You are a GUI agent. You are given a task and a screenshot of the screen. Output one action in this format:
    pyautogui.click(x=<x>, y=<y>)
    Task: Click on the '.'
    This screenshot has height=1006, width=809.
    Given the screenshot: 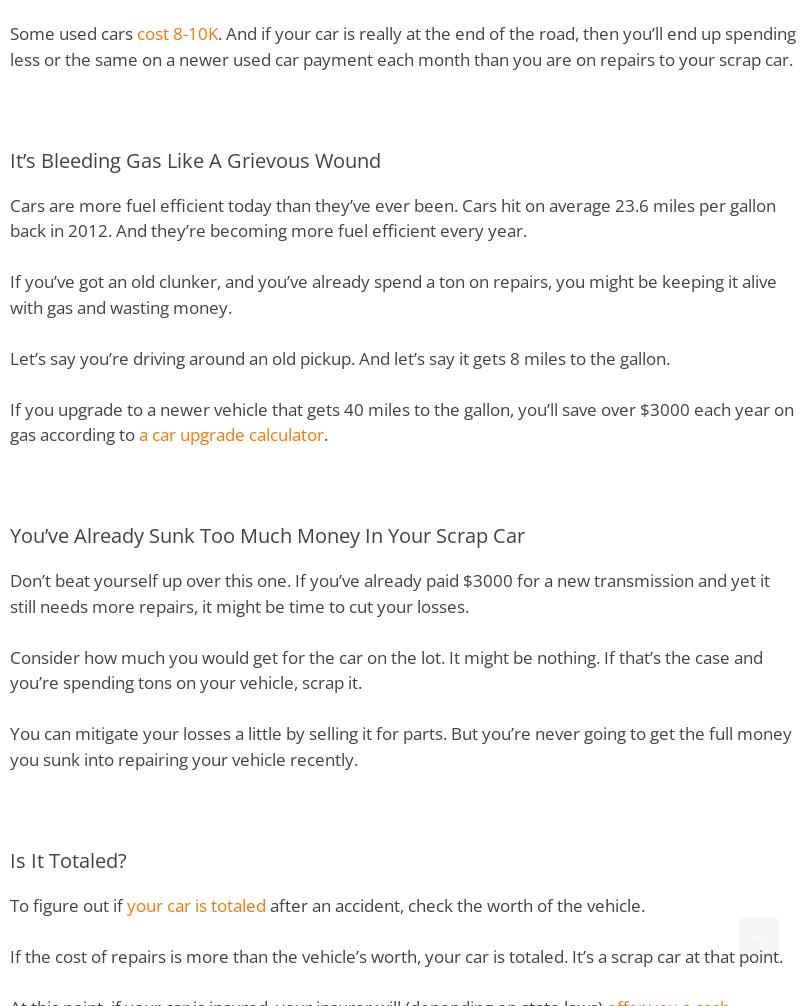 What is the action you would take?
    pyautogui.click(x=324, y=433)
    